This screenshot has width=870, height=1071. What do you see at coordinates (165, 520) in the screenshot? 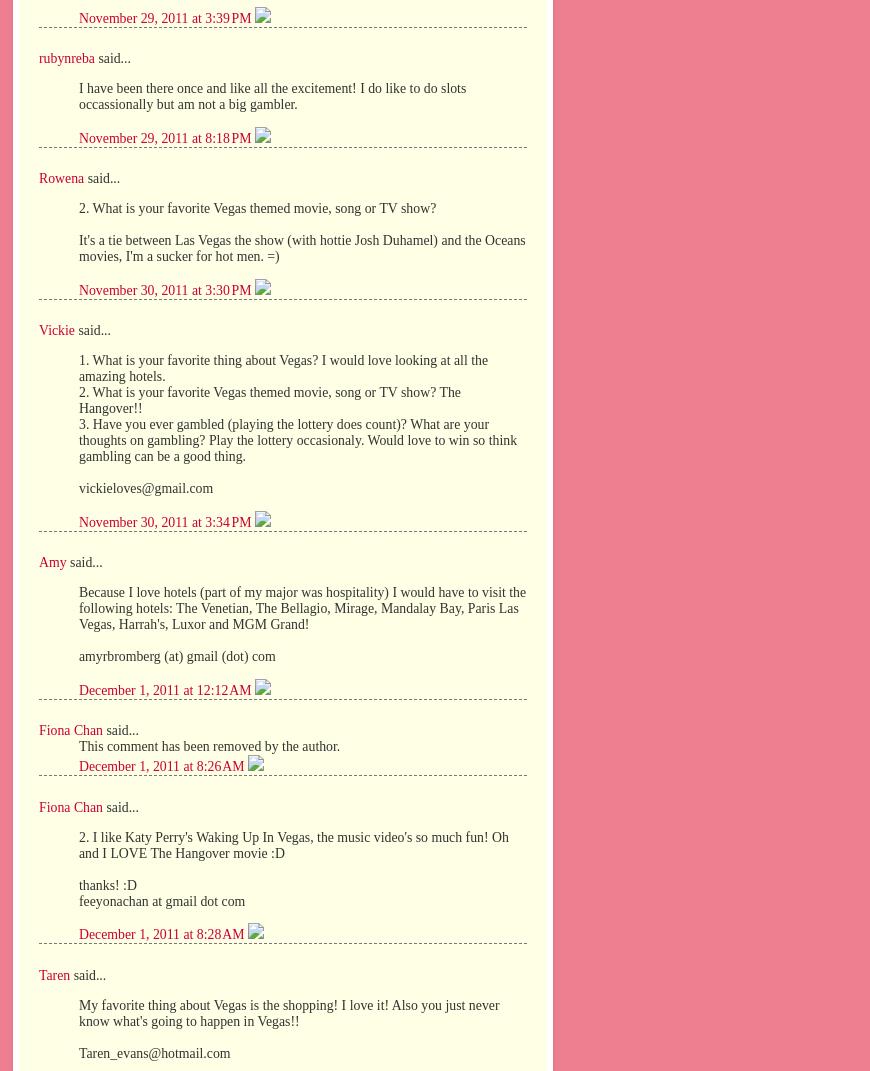
I see `'November 30, 2011 at 3:34 PM'` at bounding box center [165, 520].